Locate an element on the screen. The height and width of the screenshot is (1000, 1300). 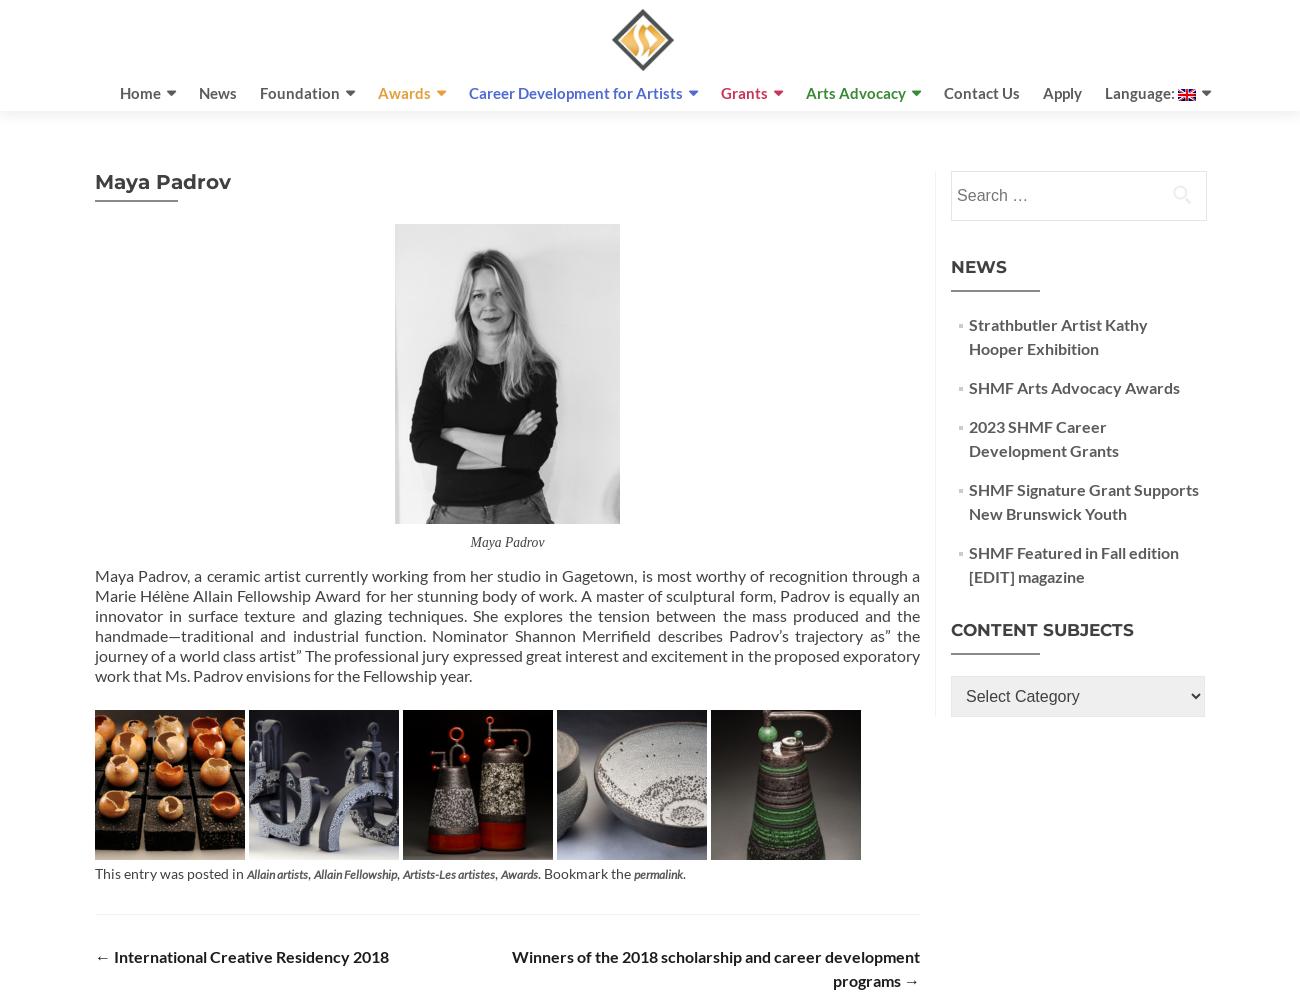
'Strathbutler Artist Kathy Hooper Exhibition' is located at coordinates (1057, 335).